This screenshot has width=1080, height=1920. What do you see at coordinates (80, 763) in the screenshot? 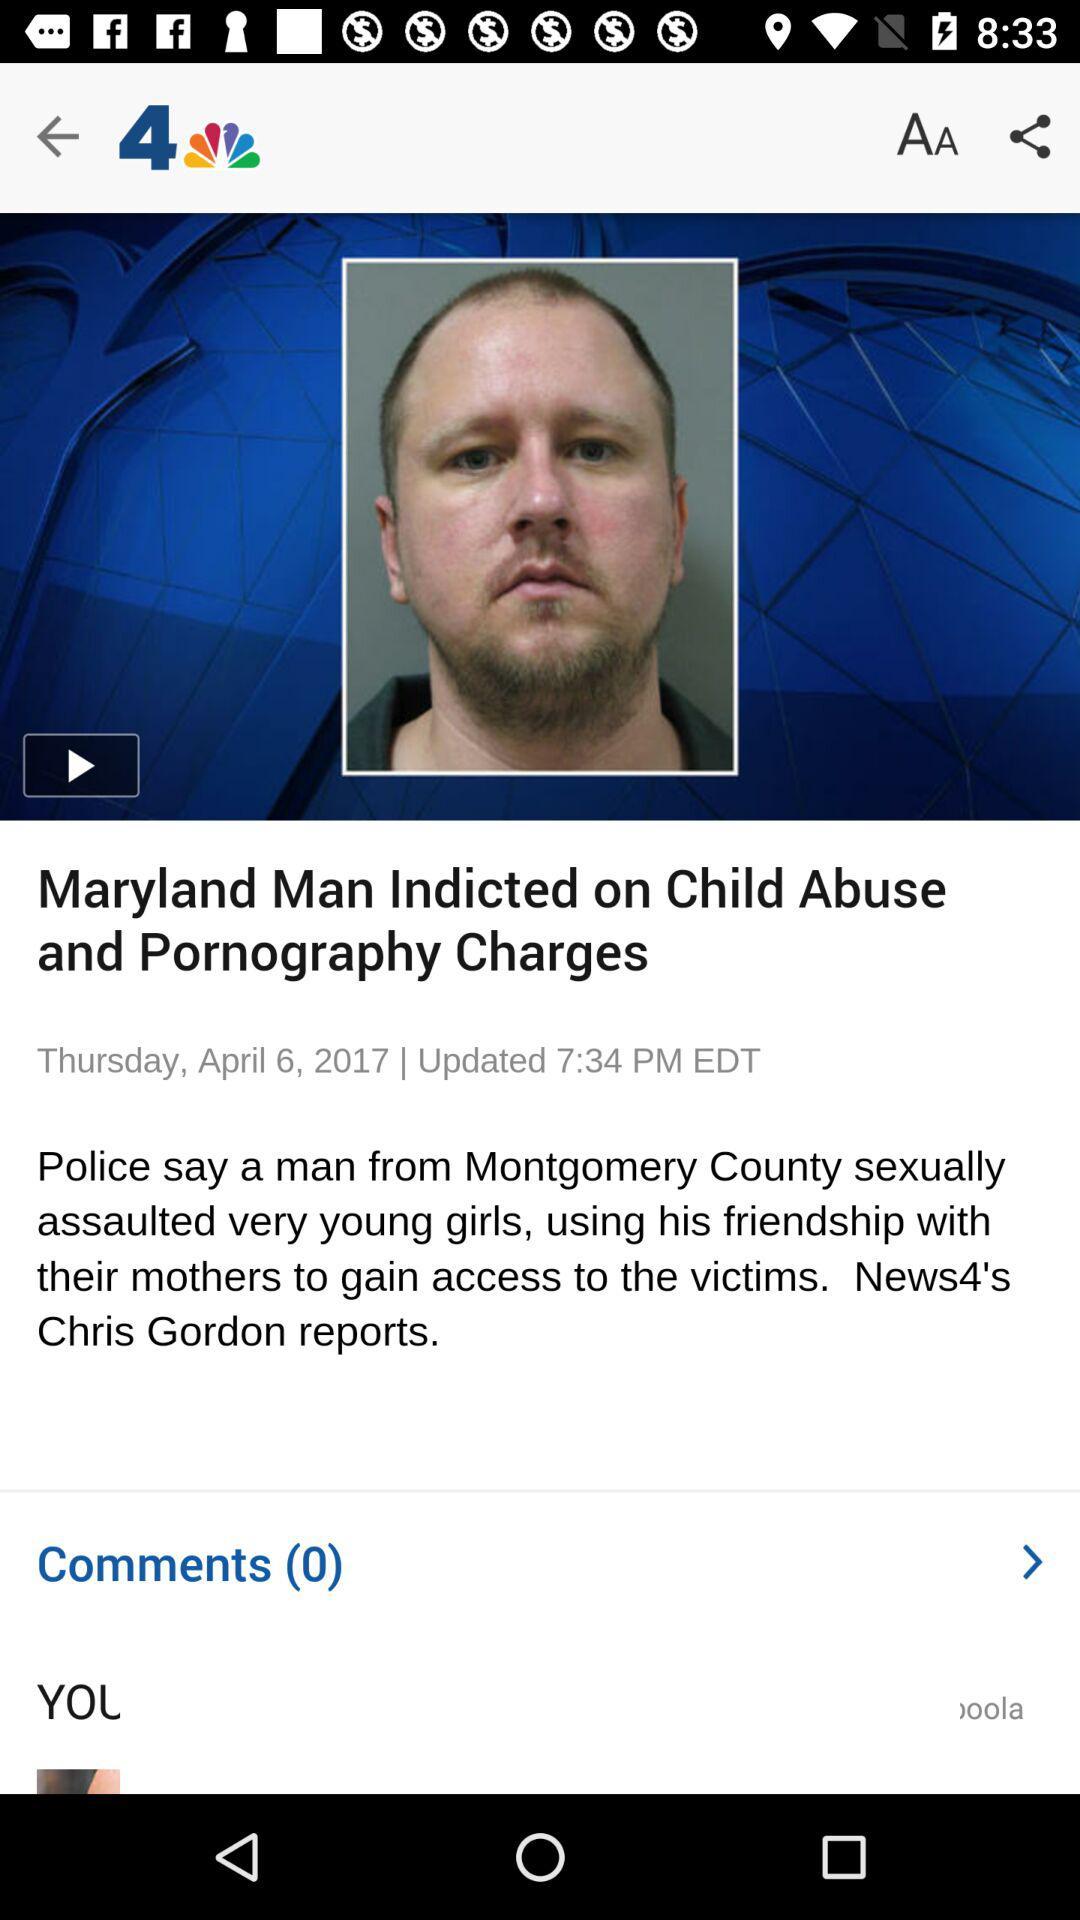
I see `the play icon` at bounding box center [80, 763].